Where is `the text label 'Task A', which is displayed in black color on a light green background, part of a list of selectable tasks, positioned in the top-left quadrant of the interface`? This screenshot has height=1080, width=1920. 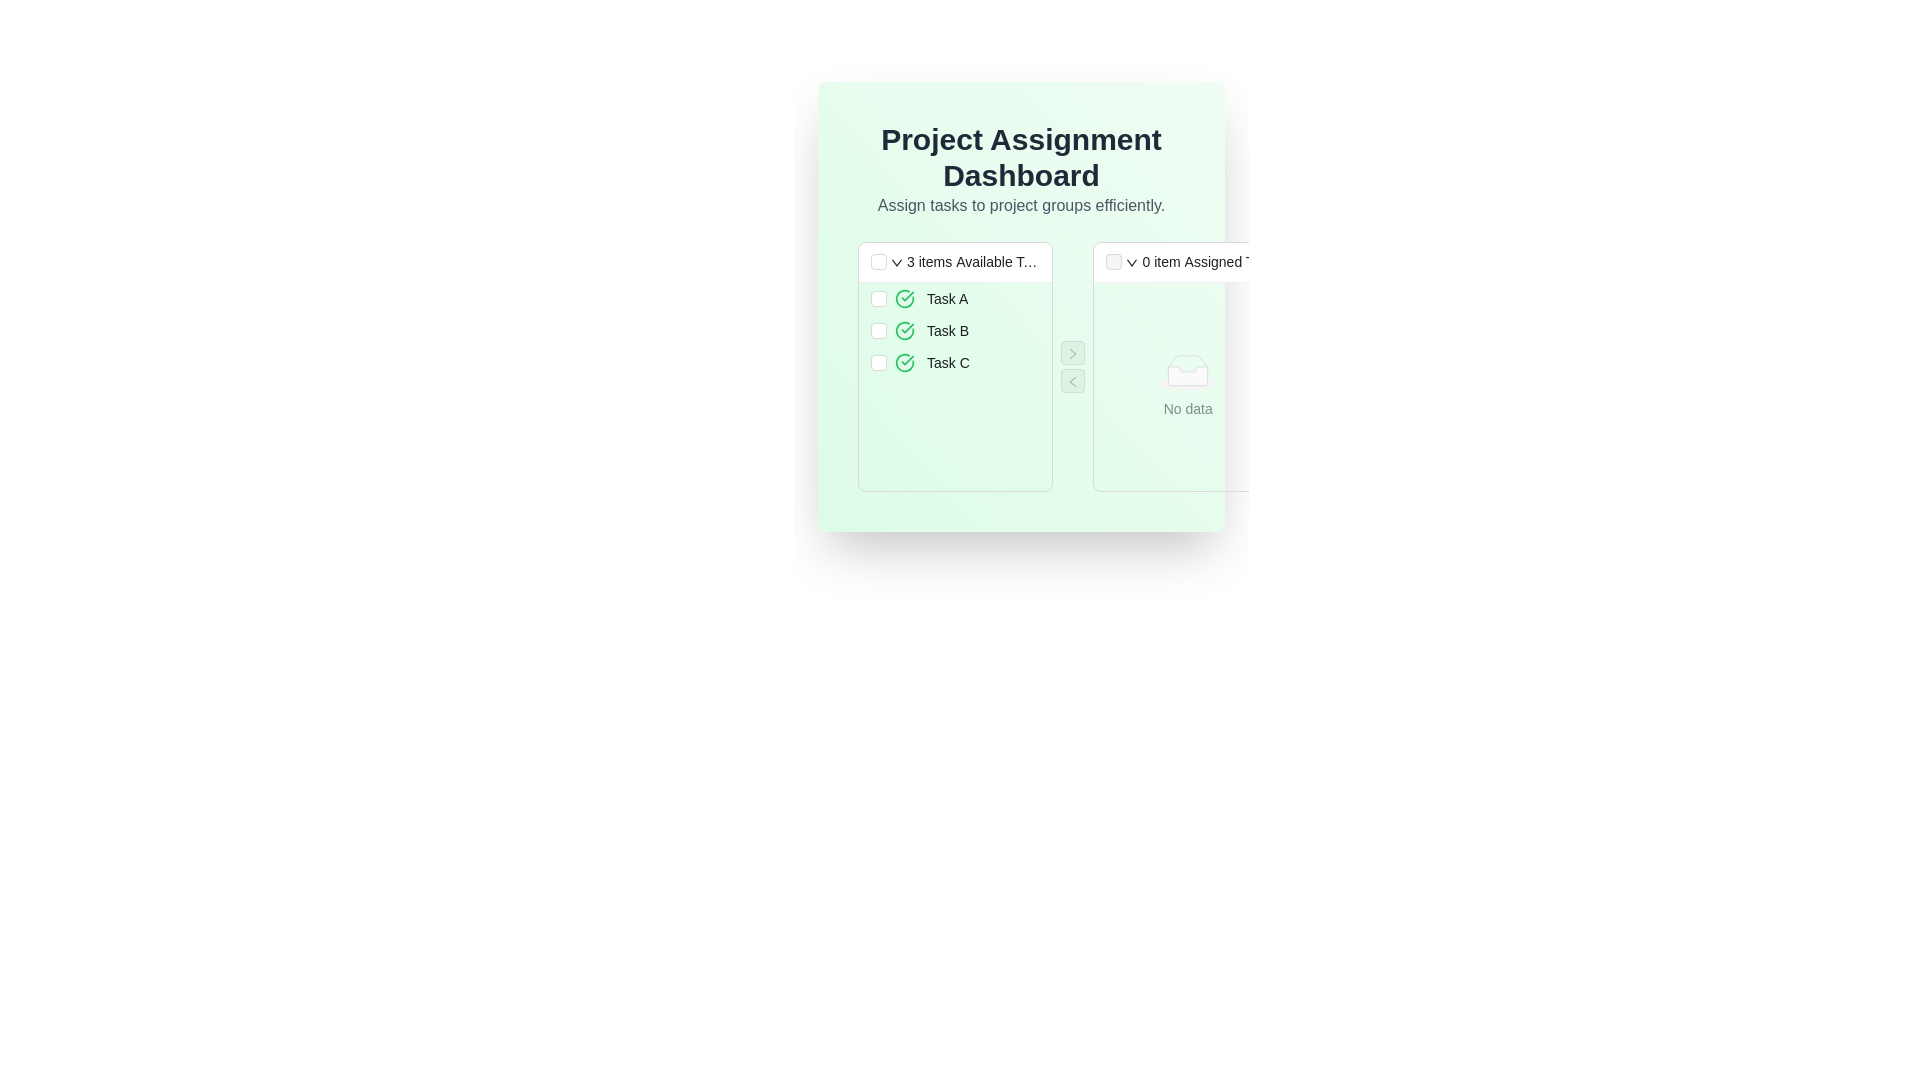
the text label 'Task A', which is displayed in black color on a light green background, part of a list of selectable tasks, positioned in the top-left quadrant of the interface is located at coordinates (946, 299).